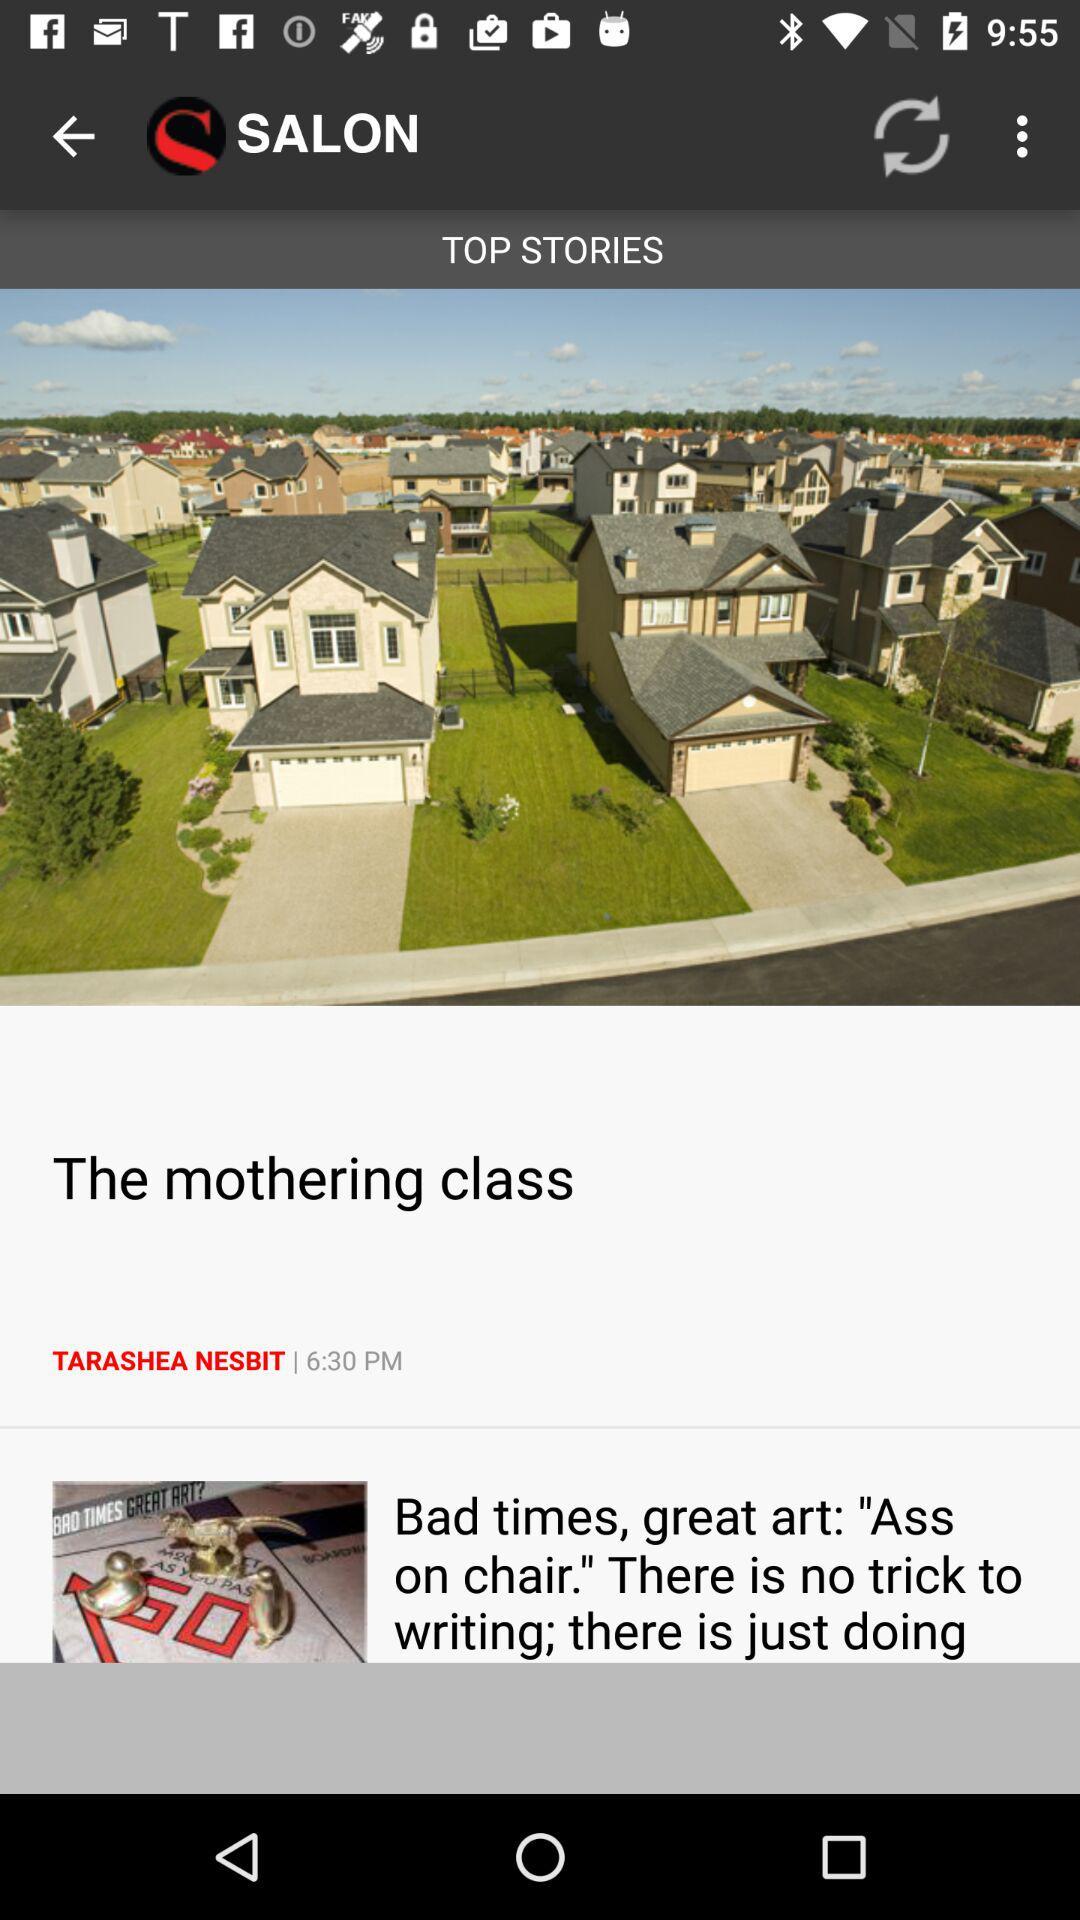 The height and width of the screenshot is (1920, 1080). Describe the element at coordinates (540, 1176) in the screenshot. I see `the the mothering class item` at that location.